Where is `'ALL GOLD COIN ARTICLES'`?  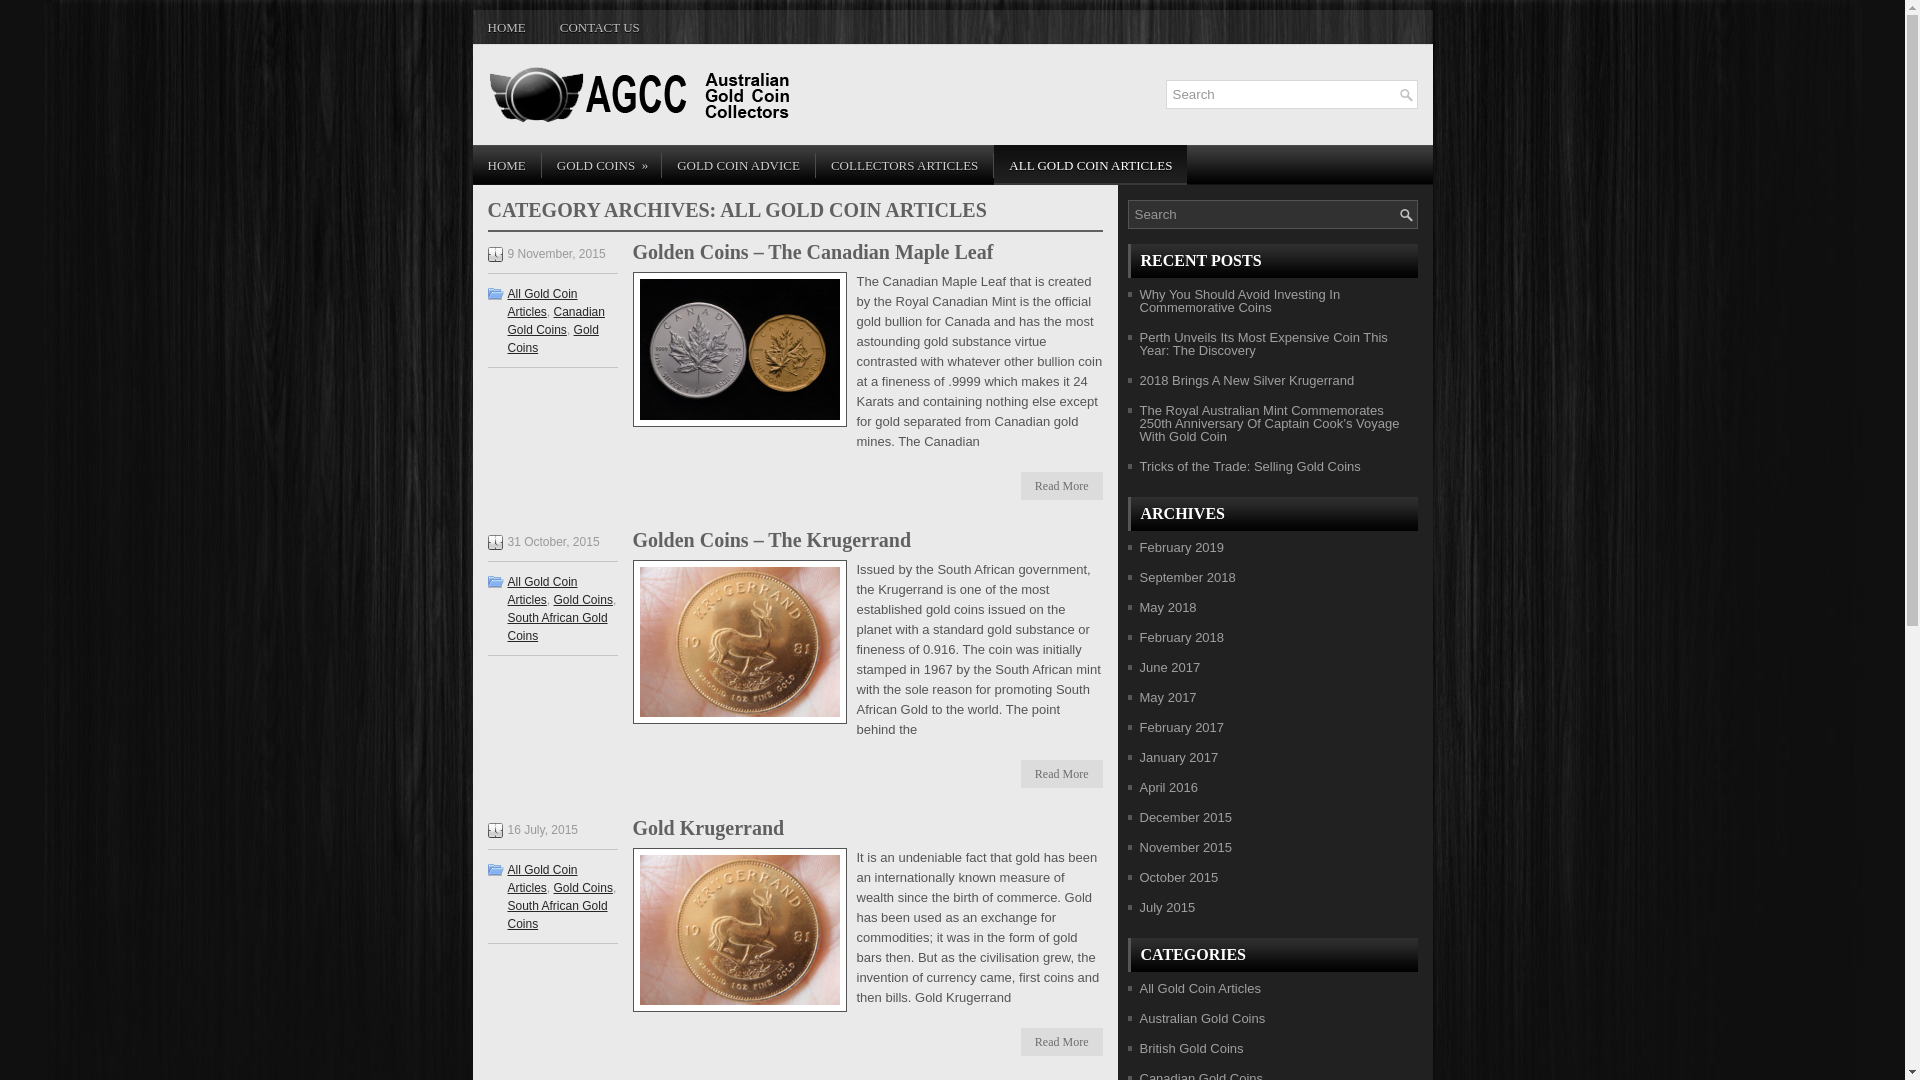
'ALL GOLD COIN ARTICLES' is located at coordinates (993, 164).